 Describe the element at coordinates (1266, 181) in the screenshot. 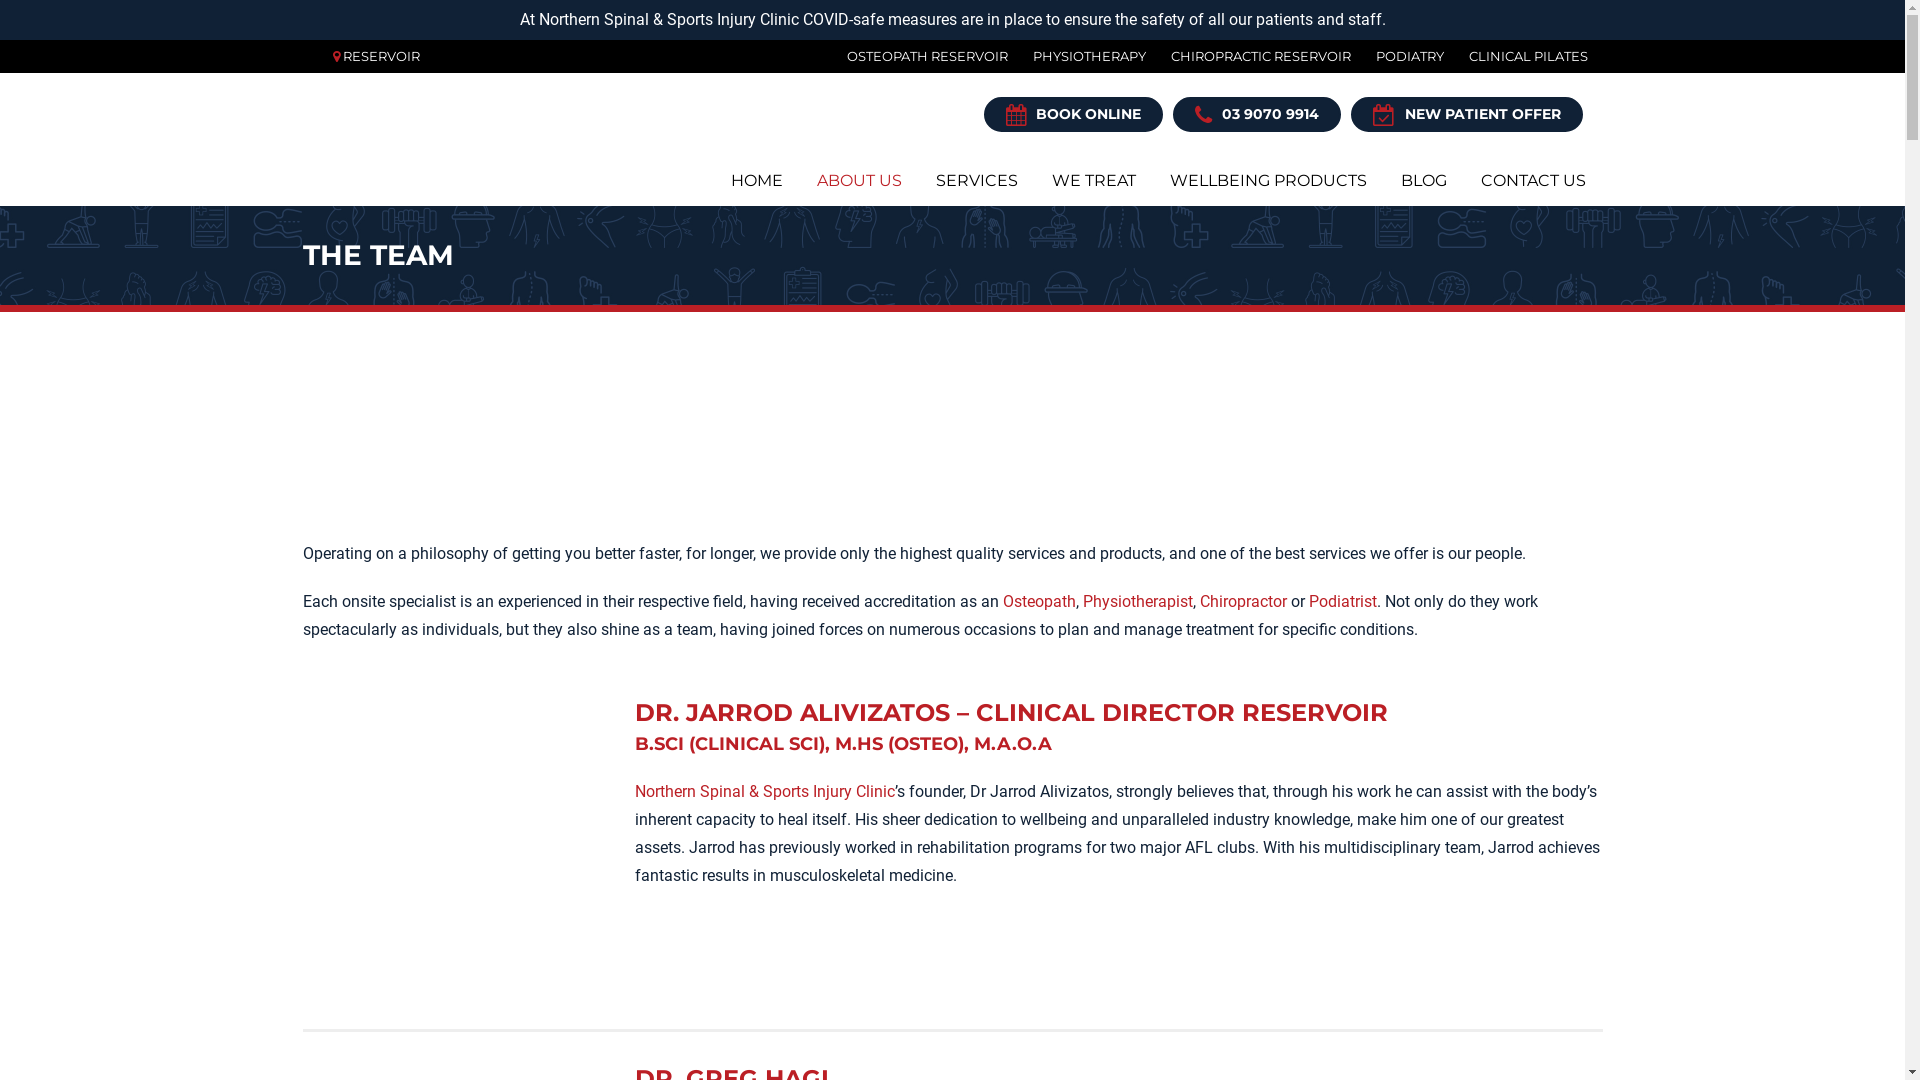

I see `'WELLBEING PRODUCTS'` at that location.